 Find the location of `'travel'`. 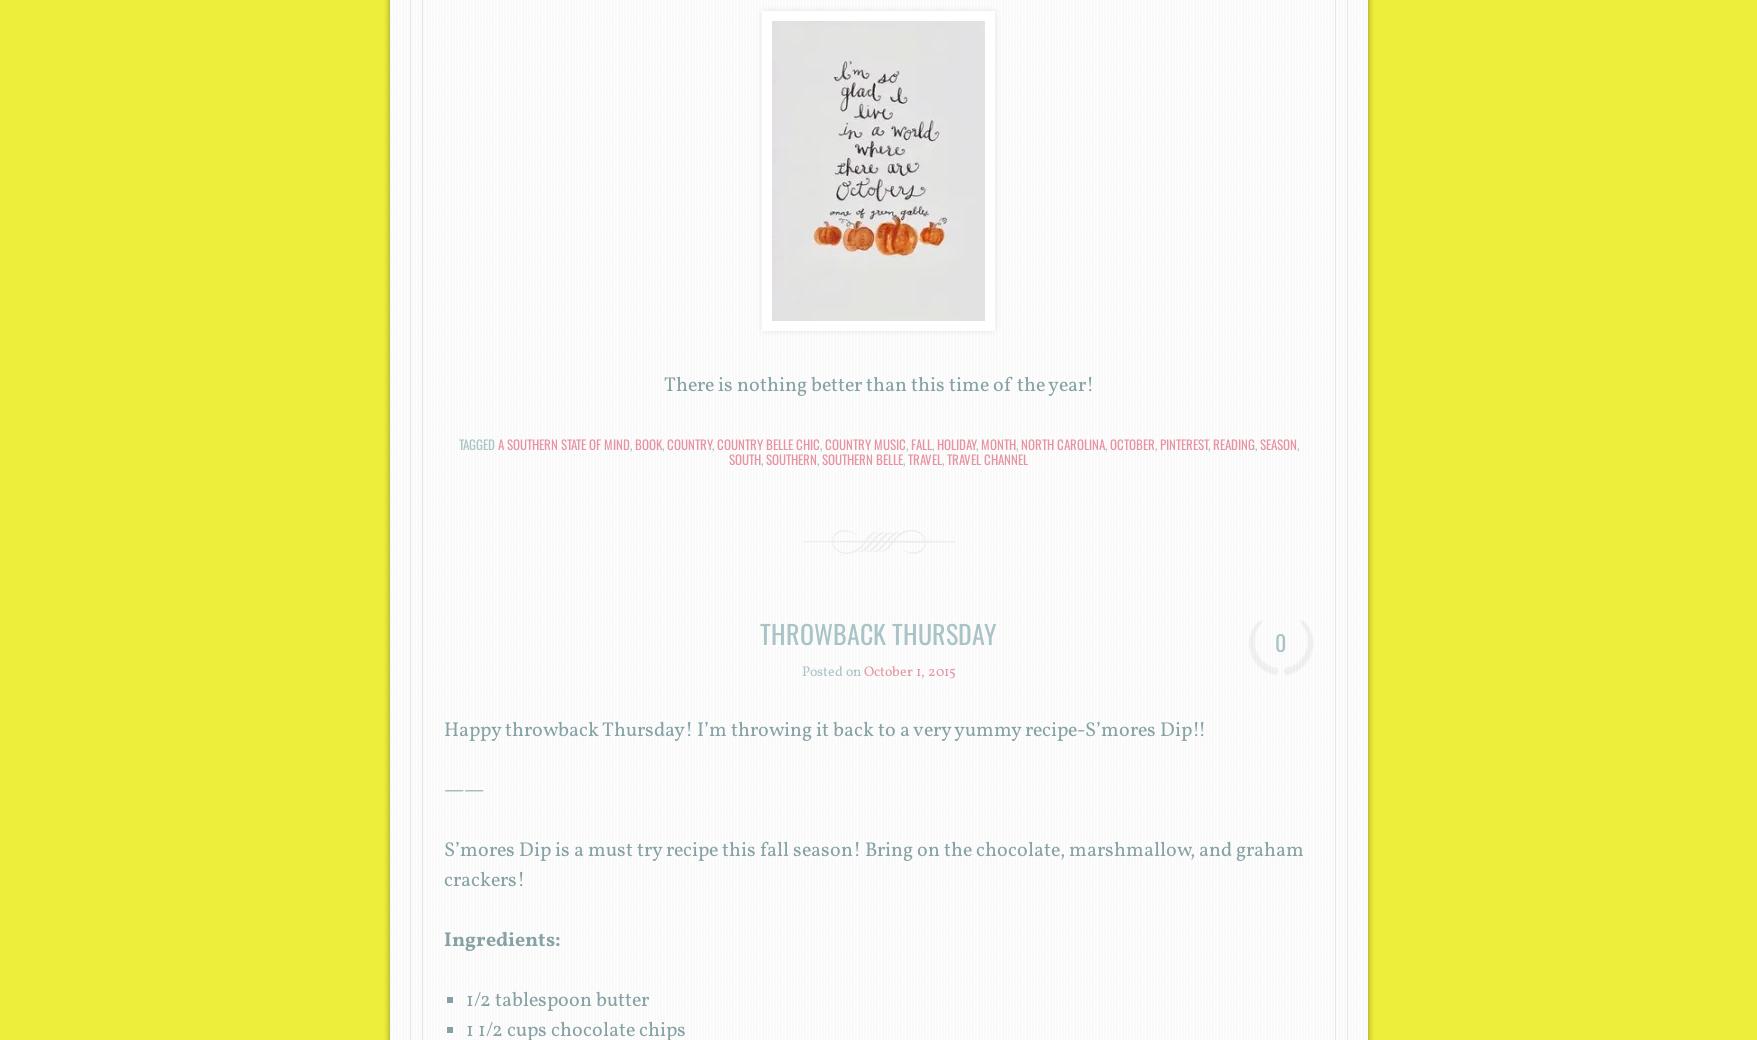

'travel' is located at coordinates (924, 458).